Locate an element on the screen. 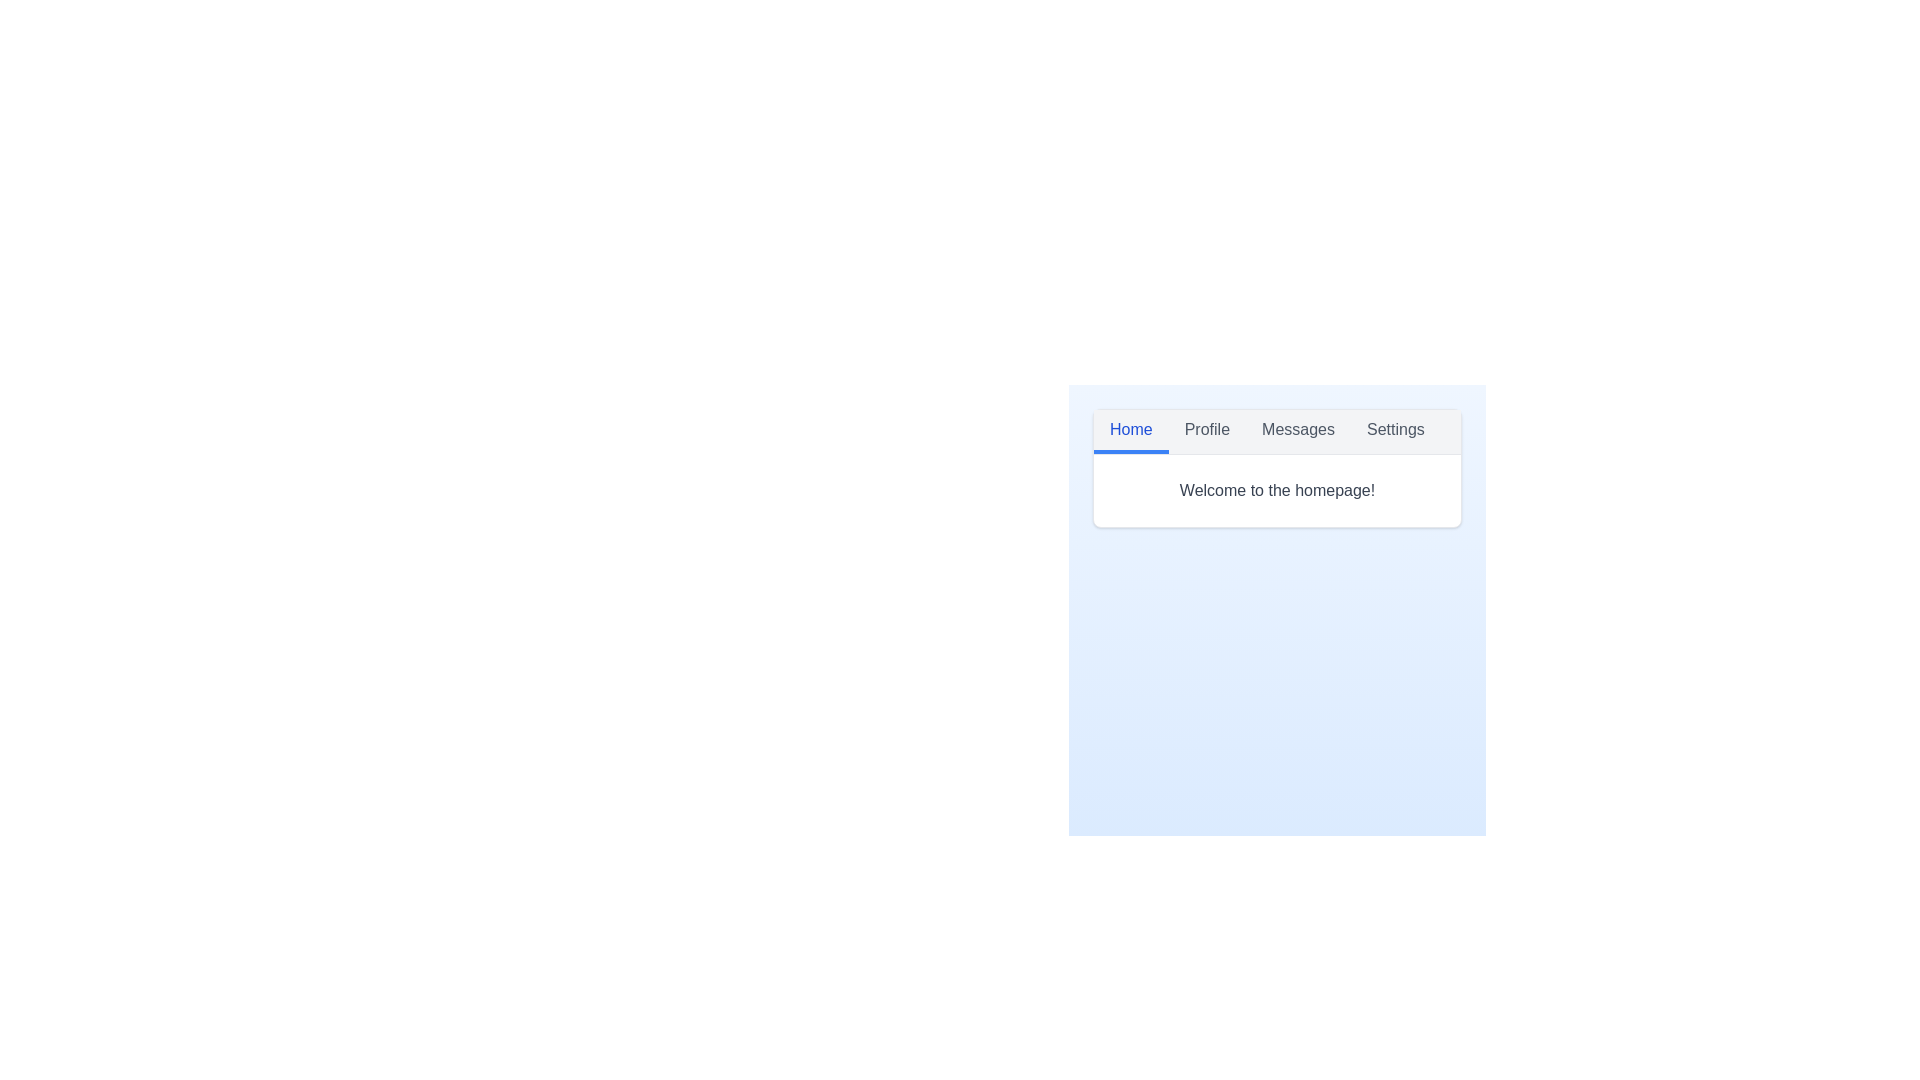  the Menu or Navigation Bar located at the top center of the application is located at coordinates (1276, 431).